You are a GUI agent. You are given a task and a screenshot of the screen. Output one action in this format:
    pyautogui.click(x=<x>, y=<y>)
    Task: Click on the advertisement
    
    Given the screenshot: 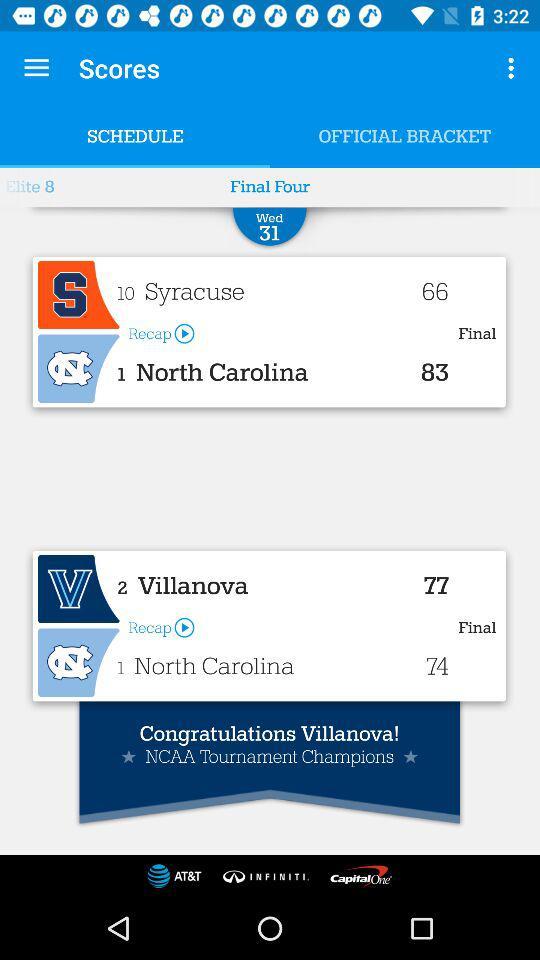 What is the action you would take?
    pyautogui.click(x=77, y=294)
    